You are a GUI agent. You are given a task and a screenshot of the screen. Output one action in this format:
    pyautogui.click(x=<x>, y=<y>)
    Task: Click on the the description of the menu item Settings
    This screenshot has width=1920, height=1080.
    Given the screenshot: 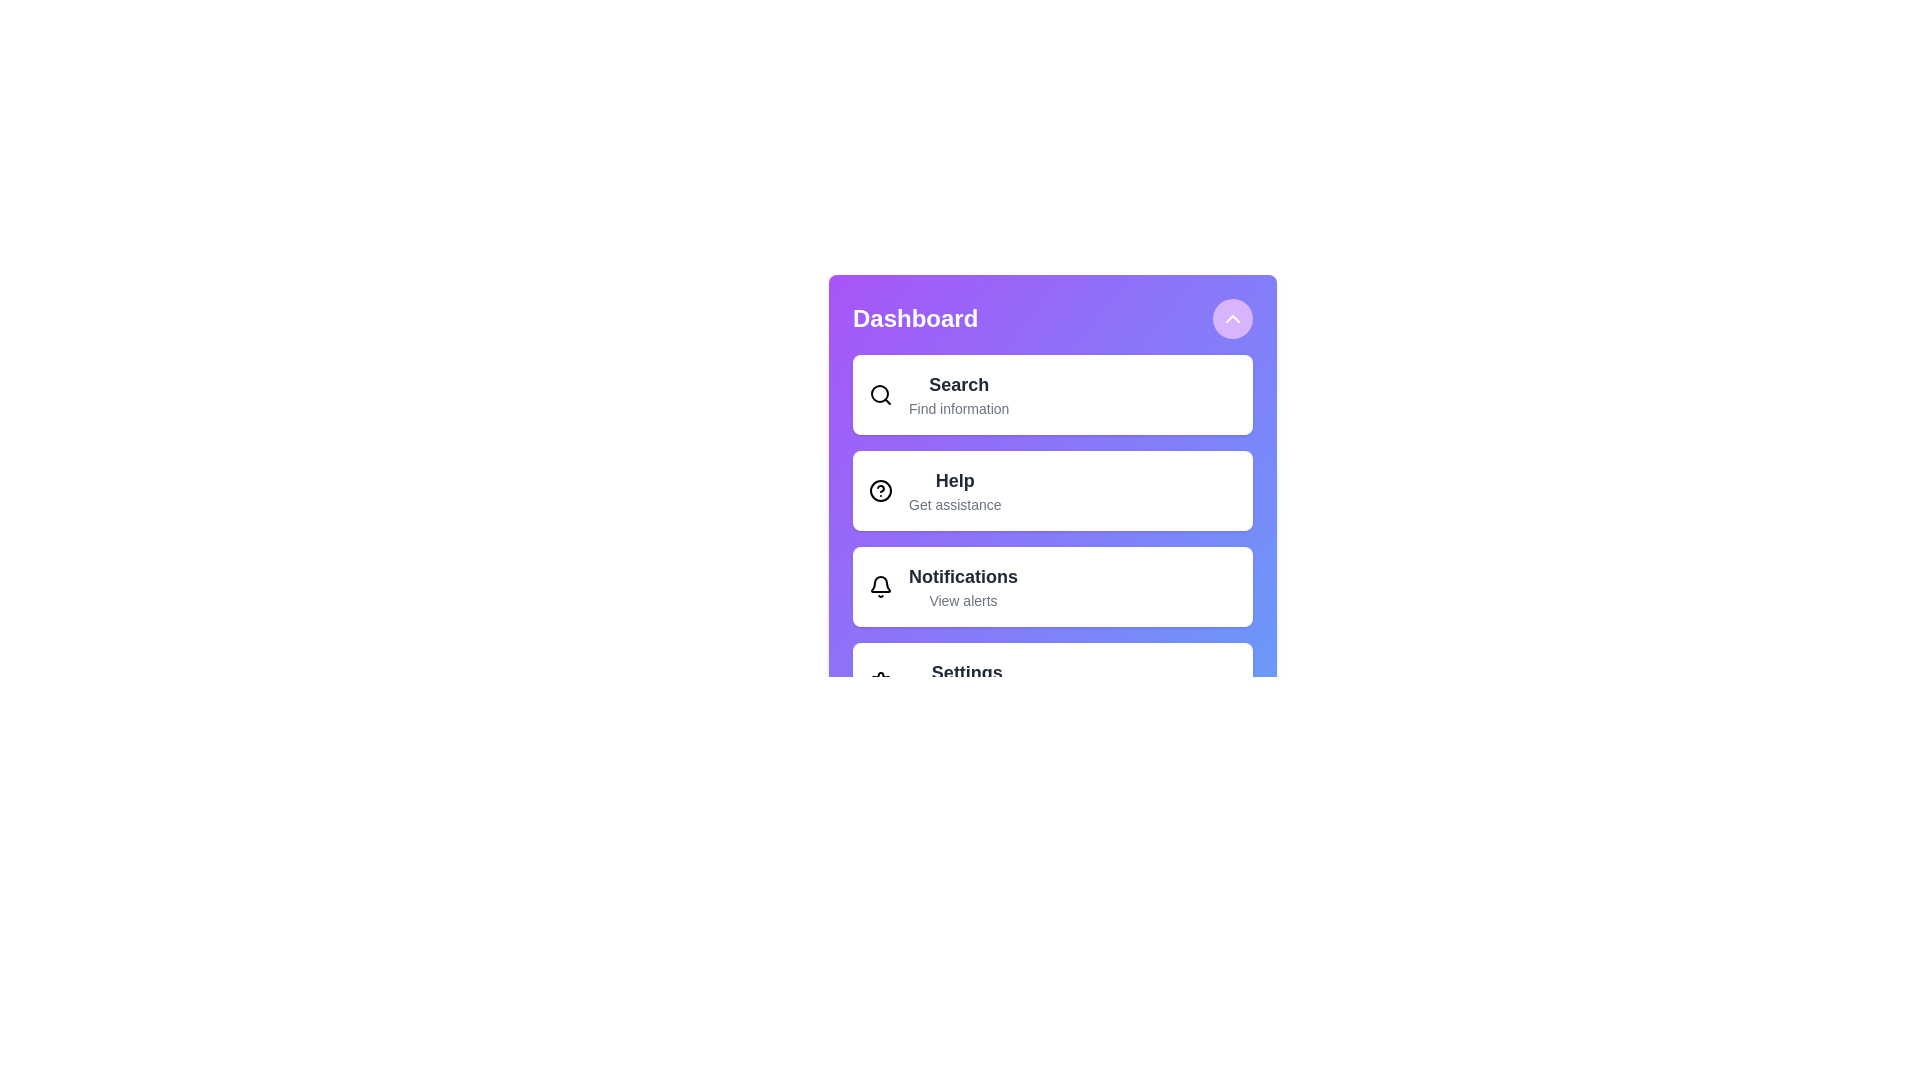 What is the action you would take?
    pyautogui.click(x=966, y=672)
    